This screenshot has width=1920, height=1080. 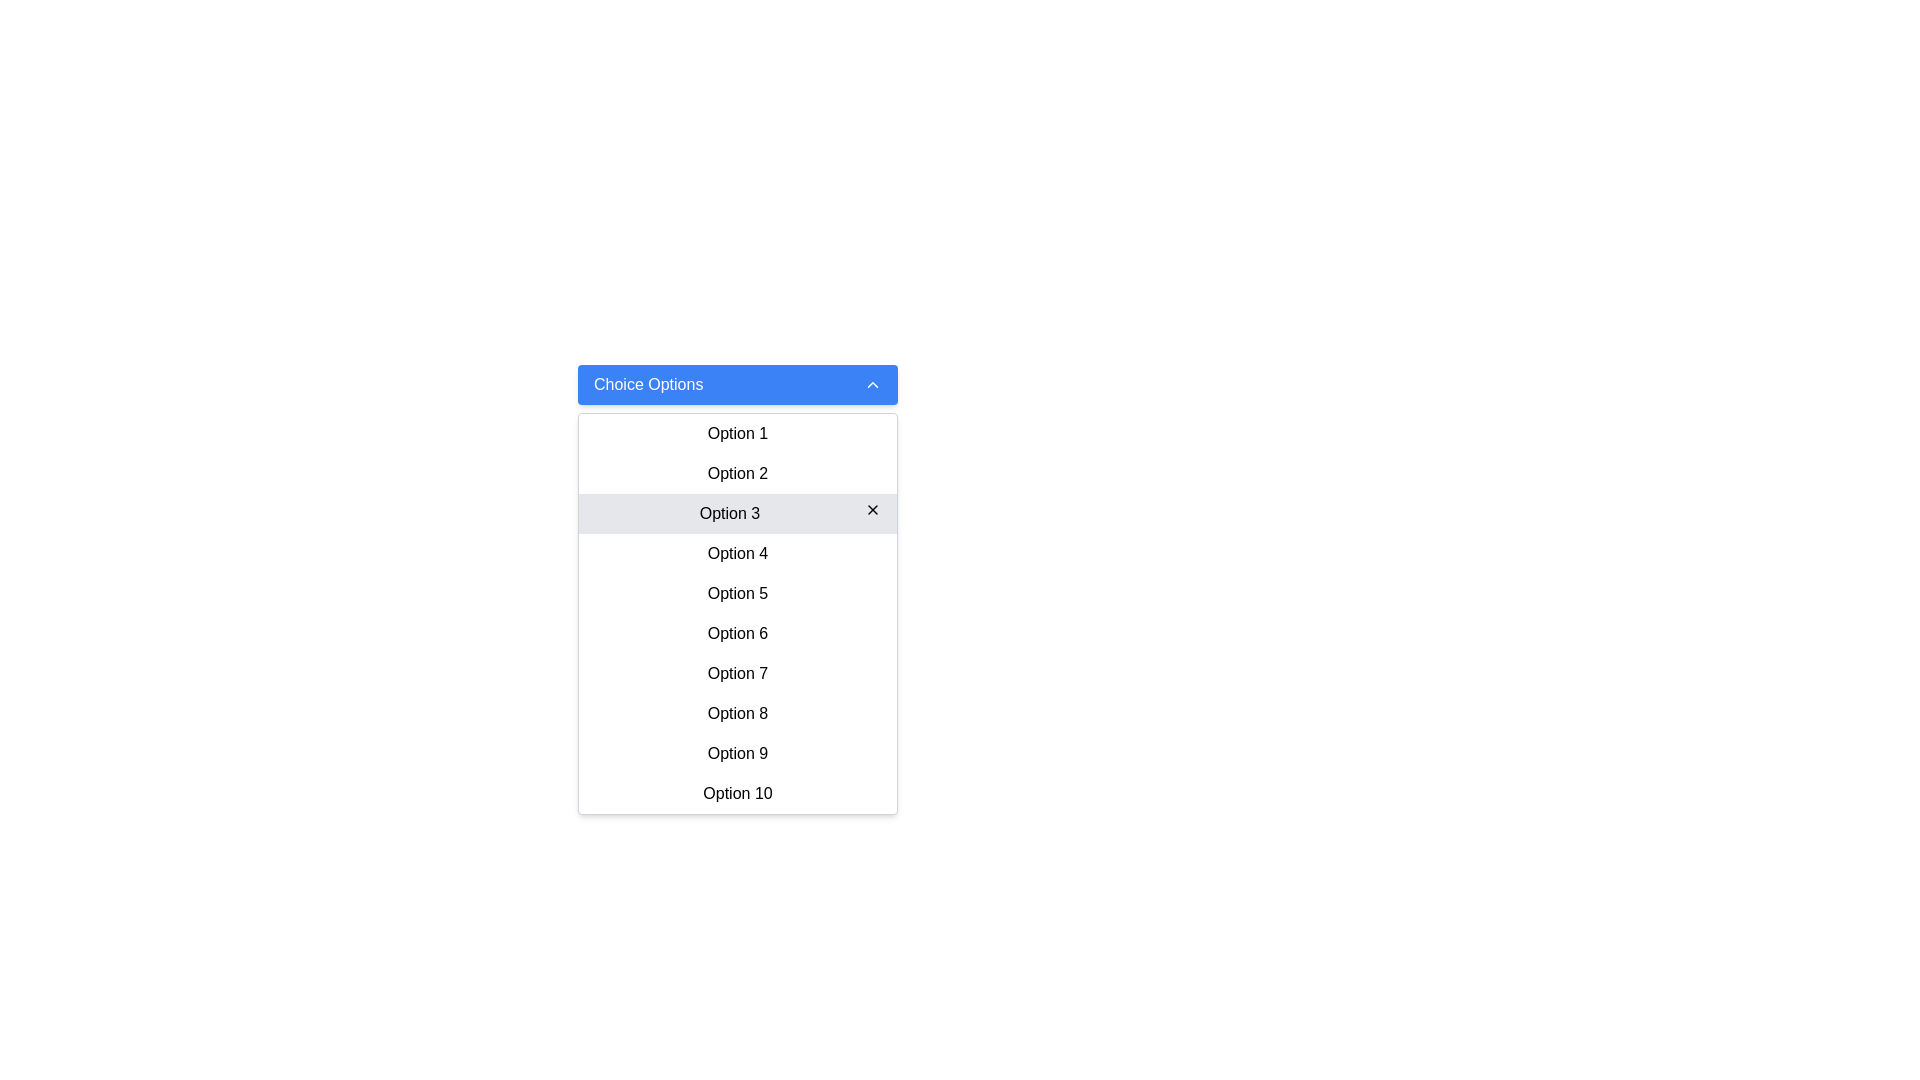 I want to click on the button, so click(x=737, y=793).